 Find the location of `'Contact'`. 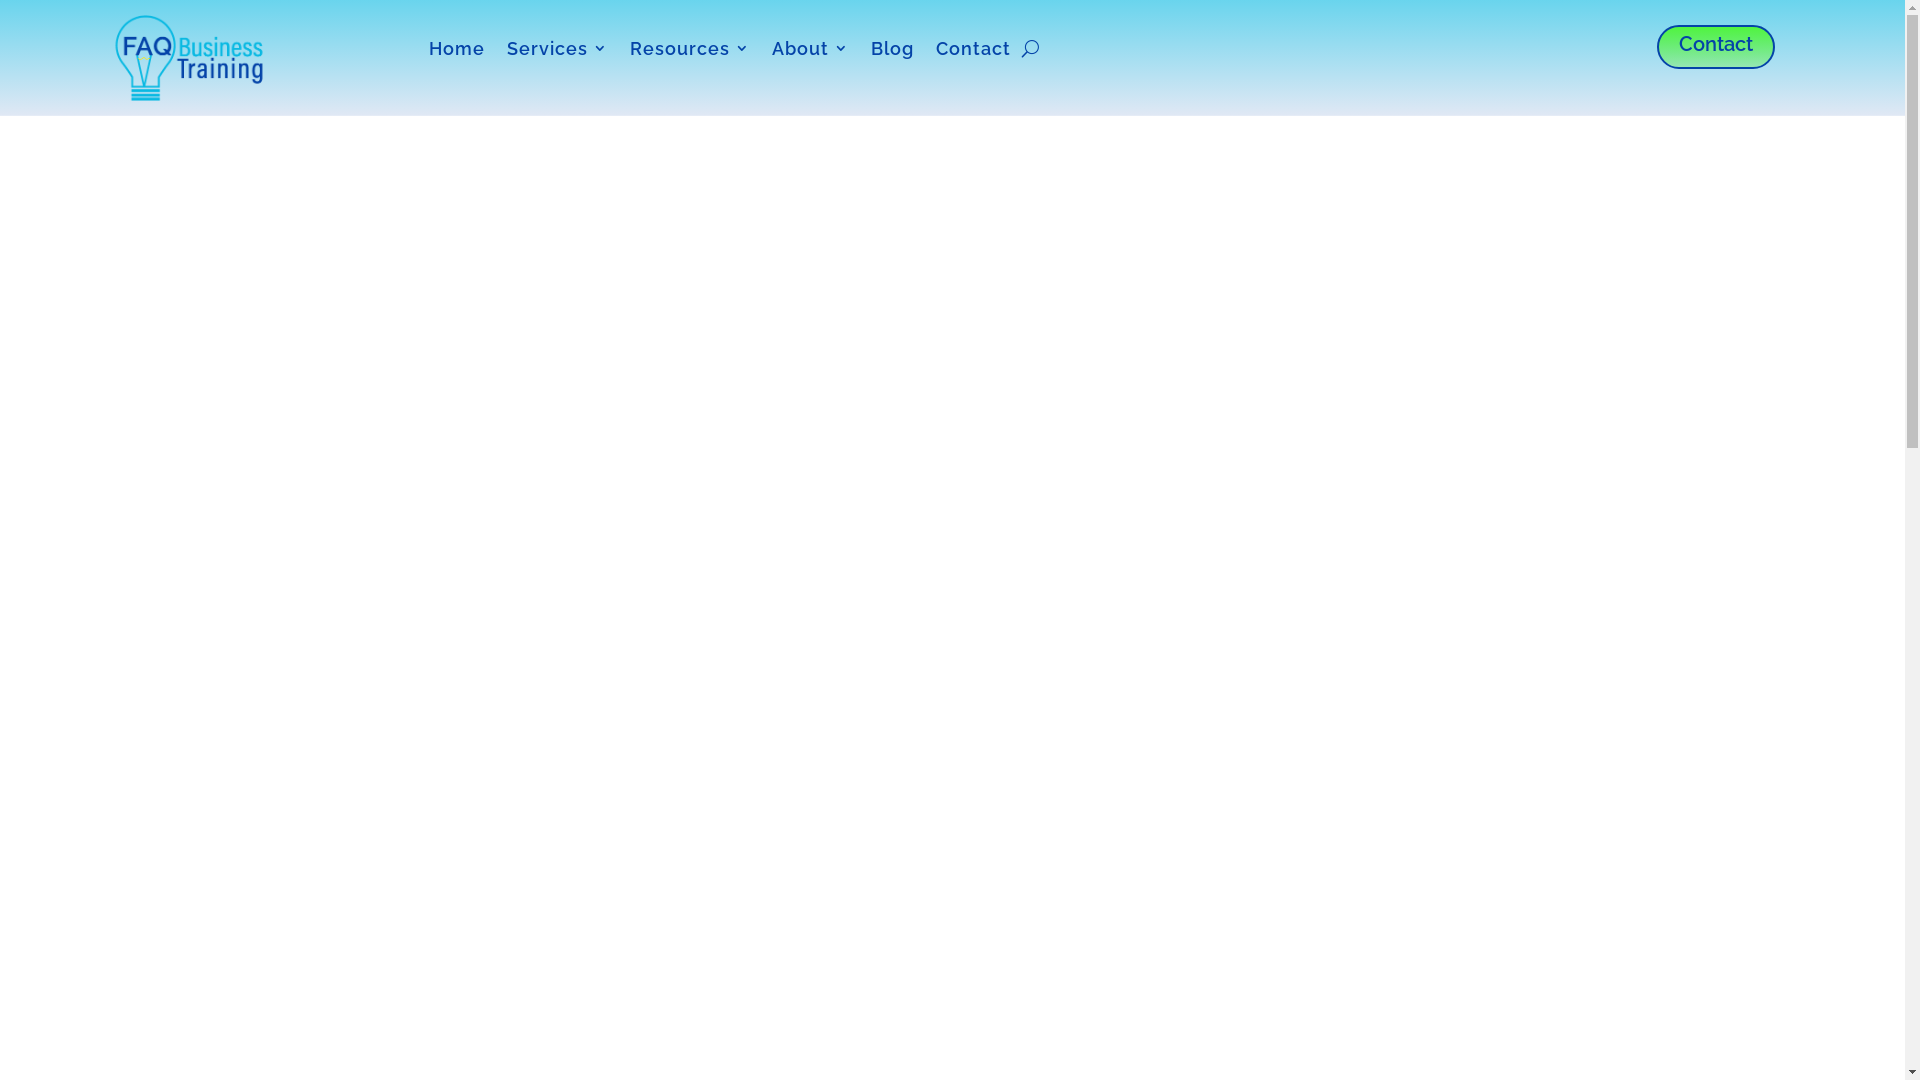

'Contact' is located at coordinates (1715, 45).